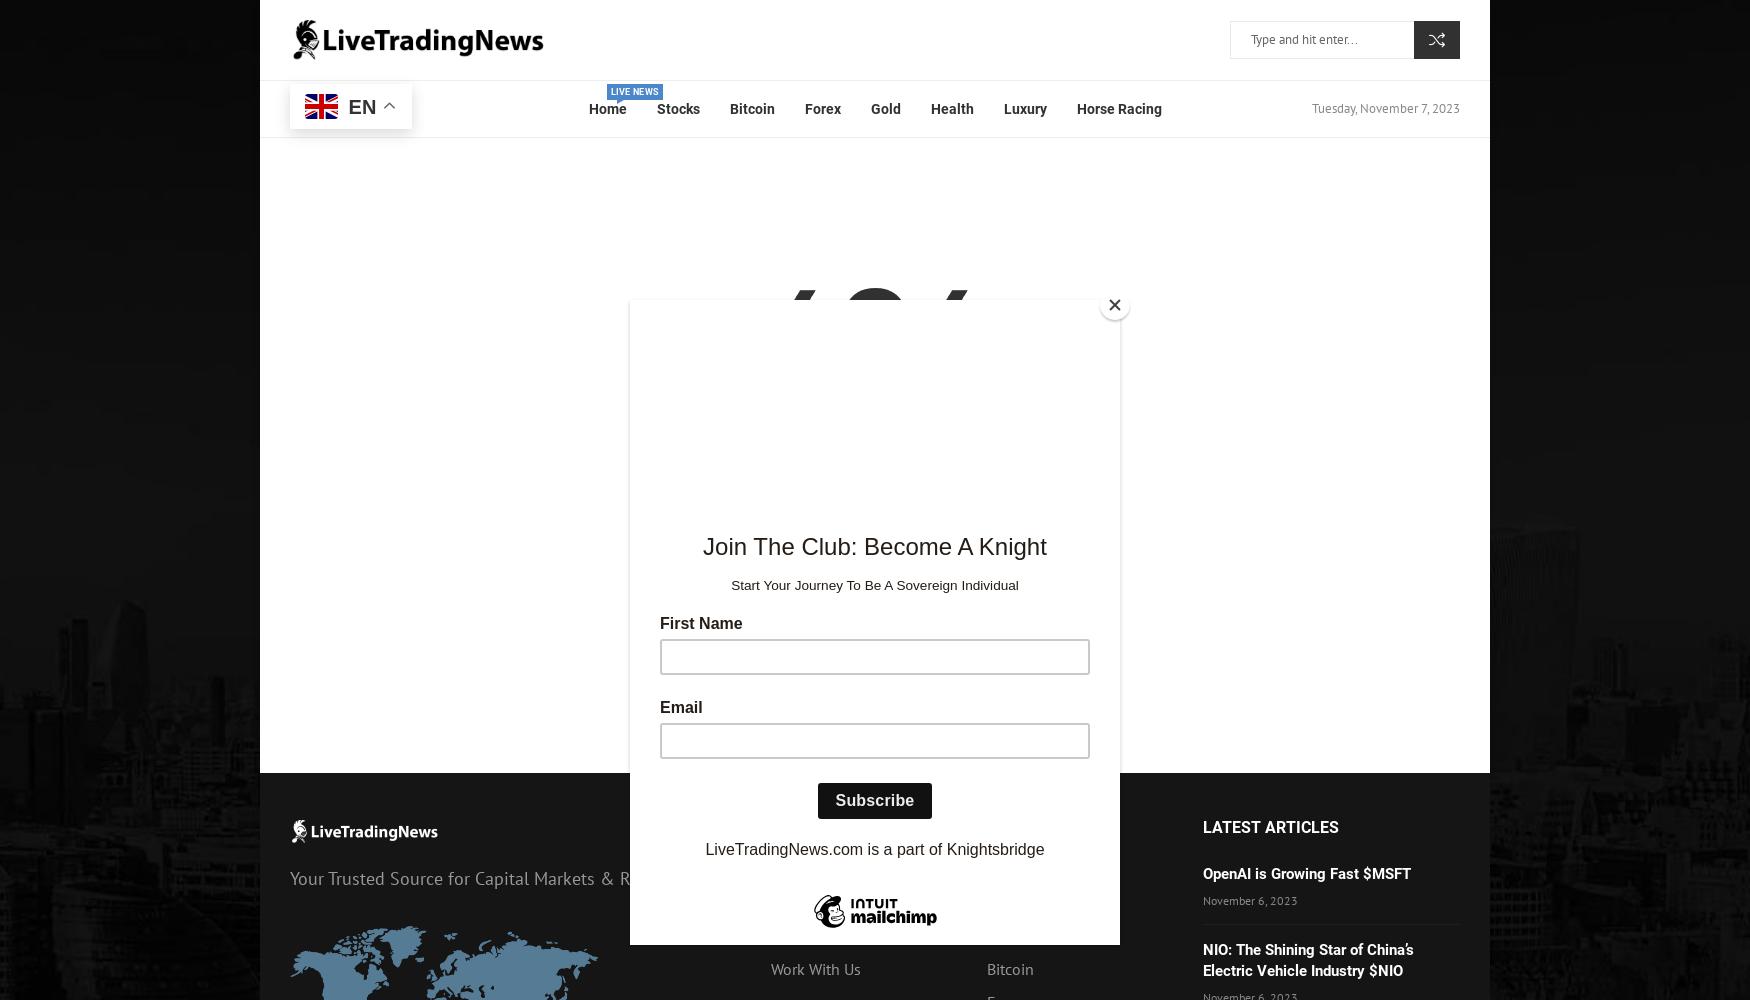 The width and height of the screenshot is (1750, 1000). What do you see at coordinates (633, 458) in the screenshot?
I see `'OOPS! Page you're looking for doesn't exist. Please use search for help'` at bounding box center [633, 458].